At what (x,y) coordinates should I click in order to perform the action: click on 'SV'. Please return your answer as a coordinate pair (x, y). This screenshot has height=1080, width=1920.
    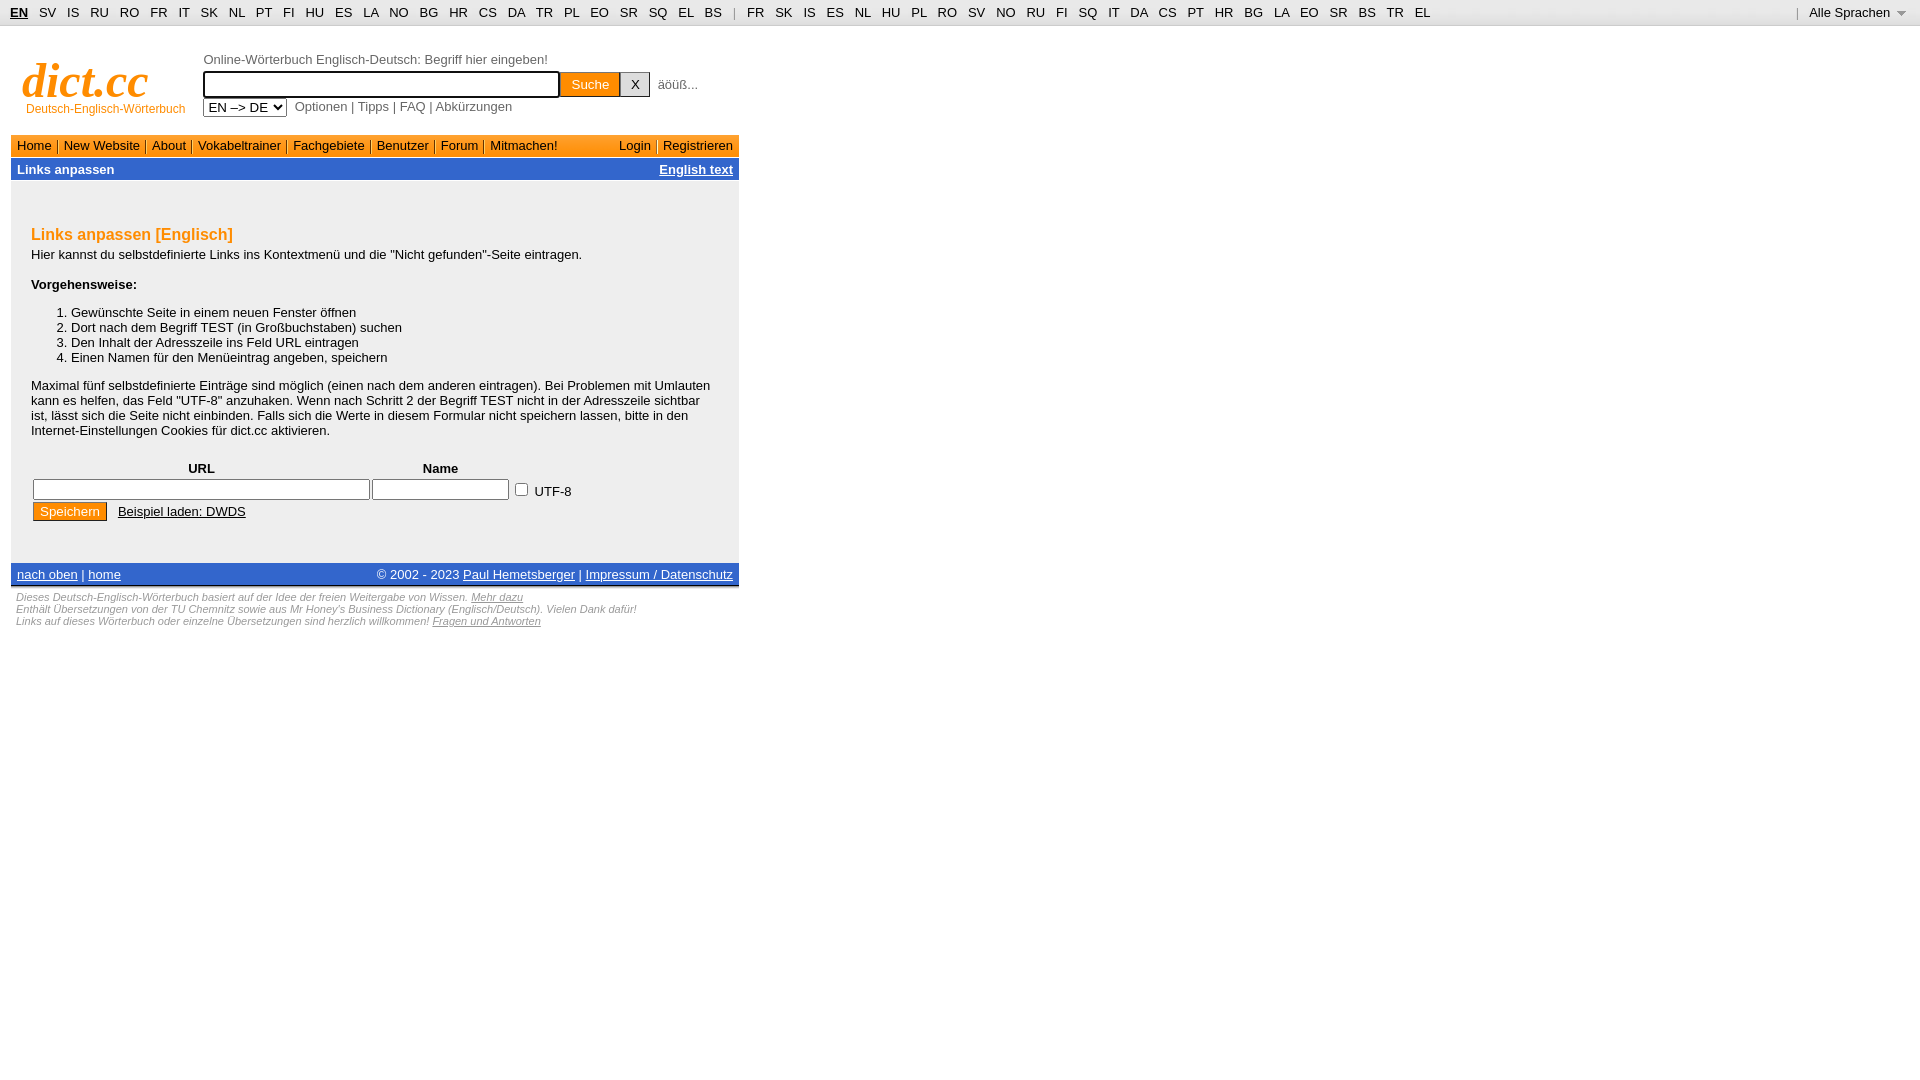
    Looking at the image, I should click on (976, 12).